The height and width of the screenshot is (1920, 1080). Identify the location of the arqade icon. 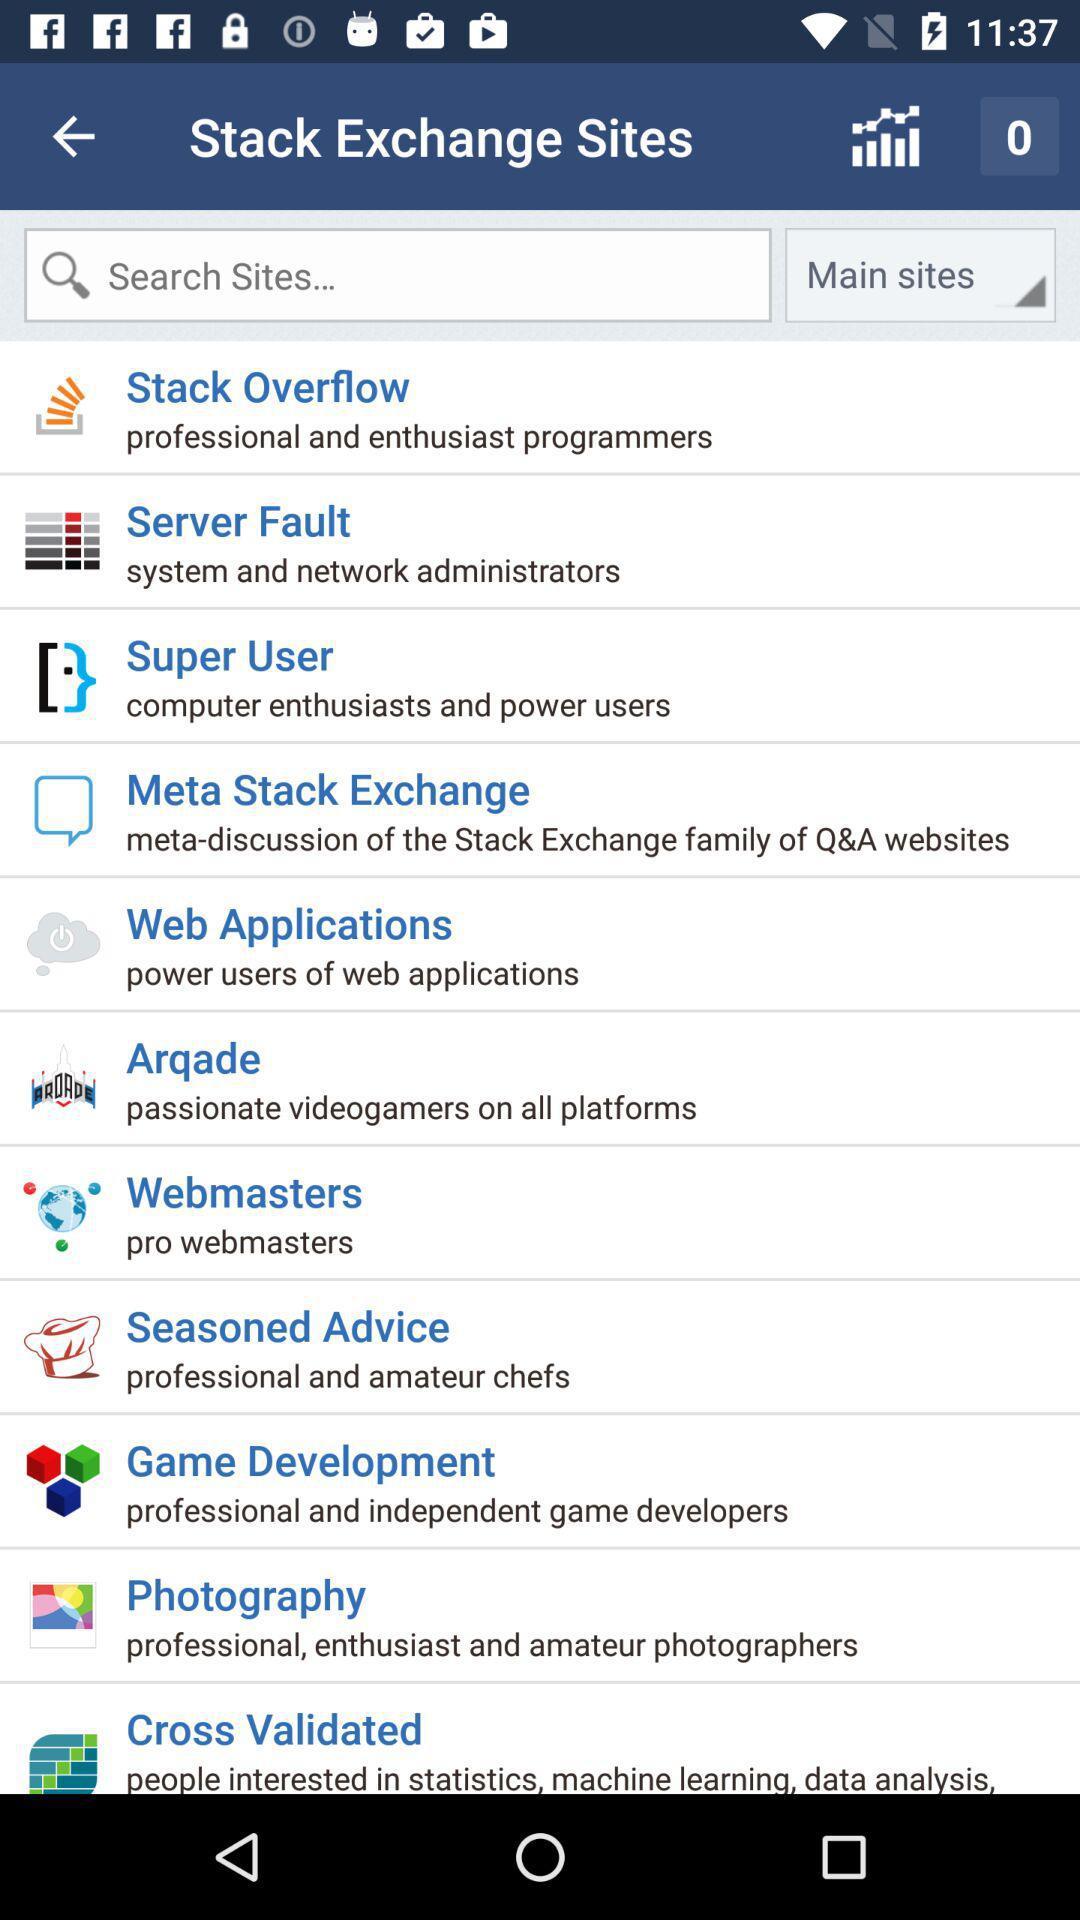
(201, 1047).